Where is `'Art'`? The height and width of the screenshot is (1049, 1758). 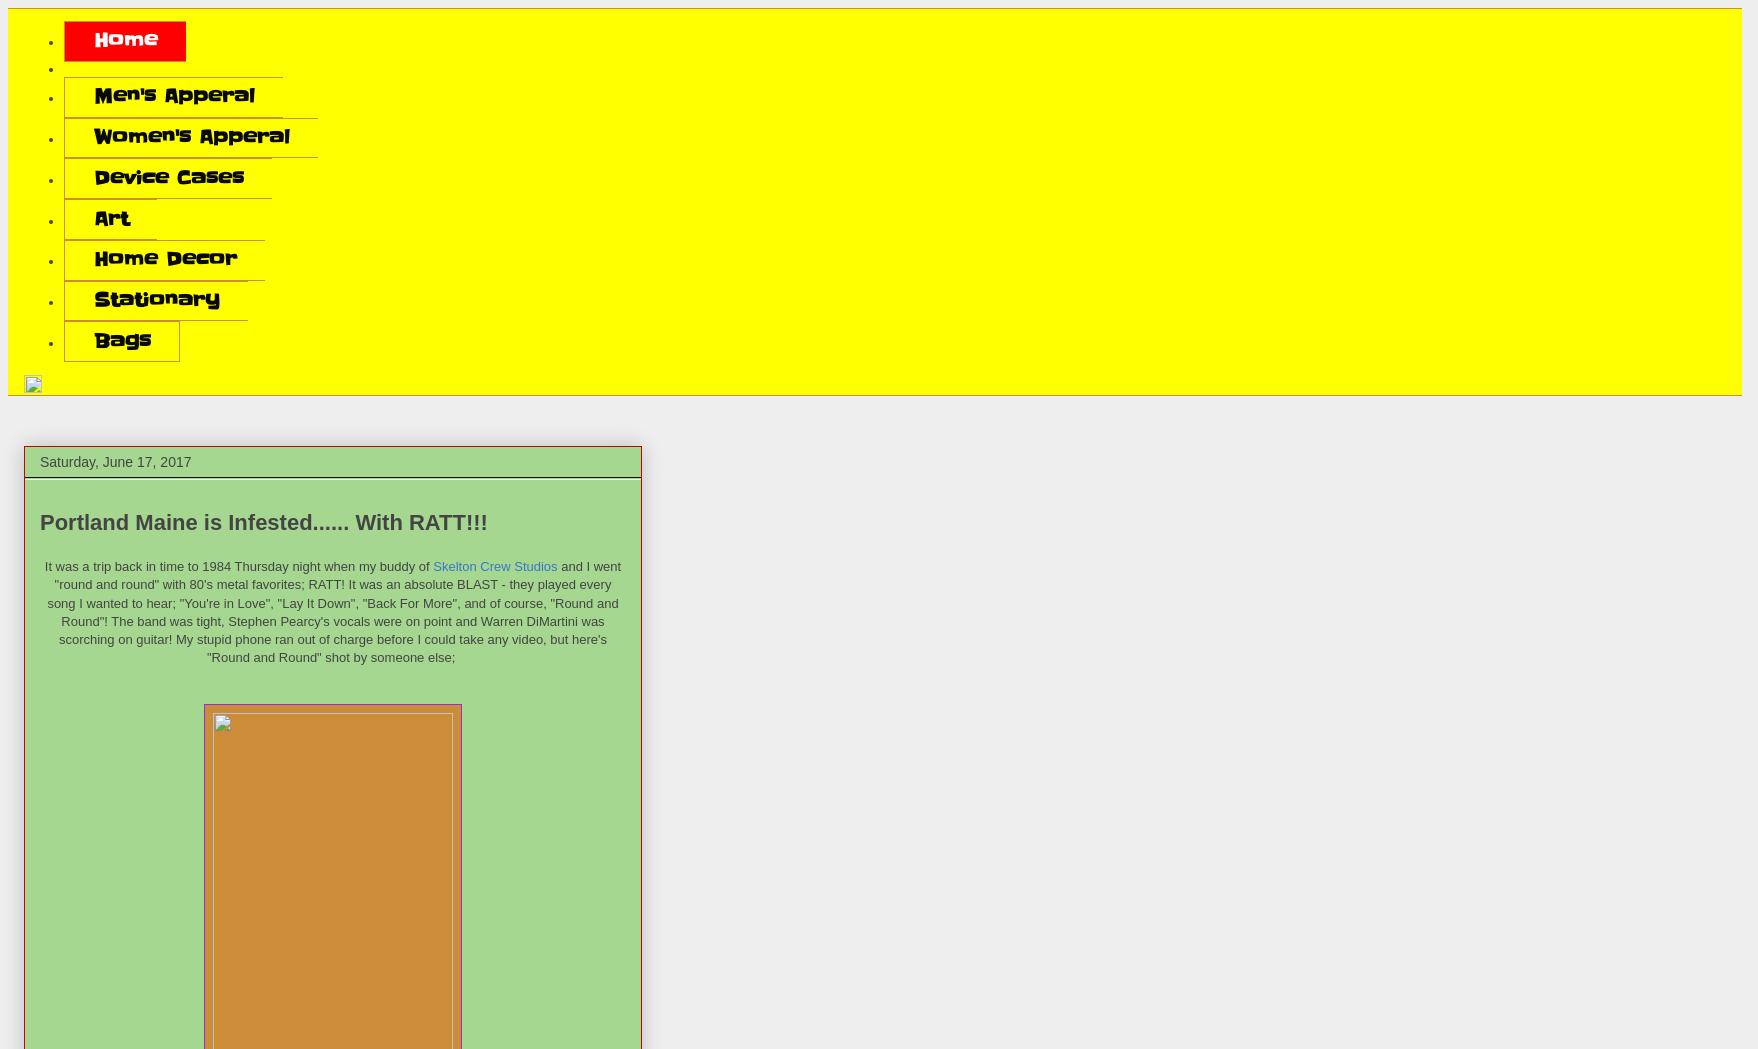
'Art' is located at coordinates (110, 218).